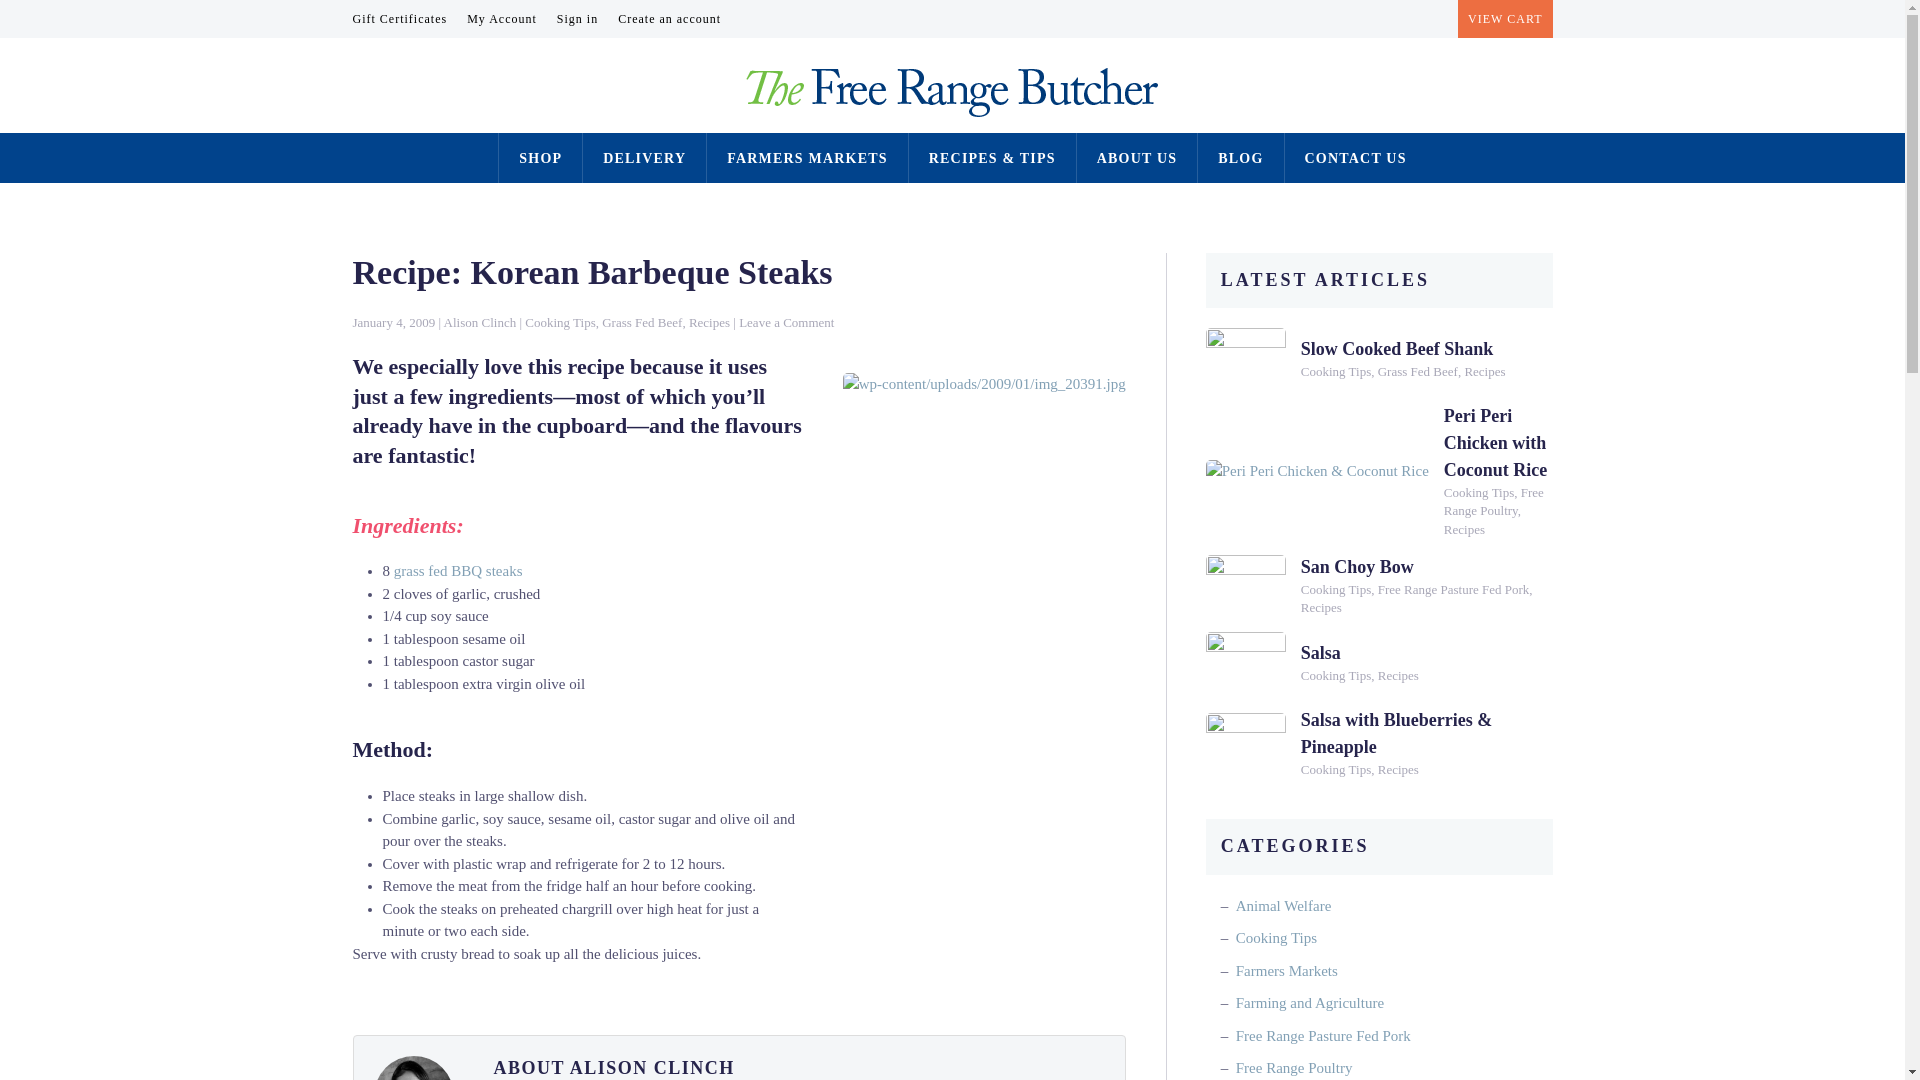  Describe the element at coordinates (1300, 652) in the screenshot. I see `'Salsa'` at that location.